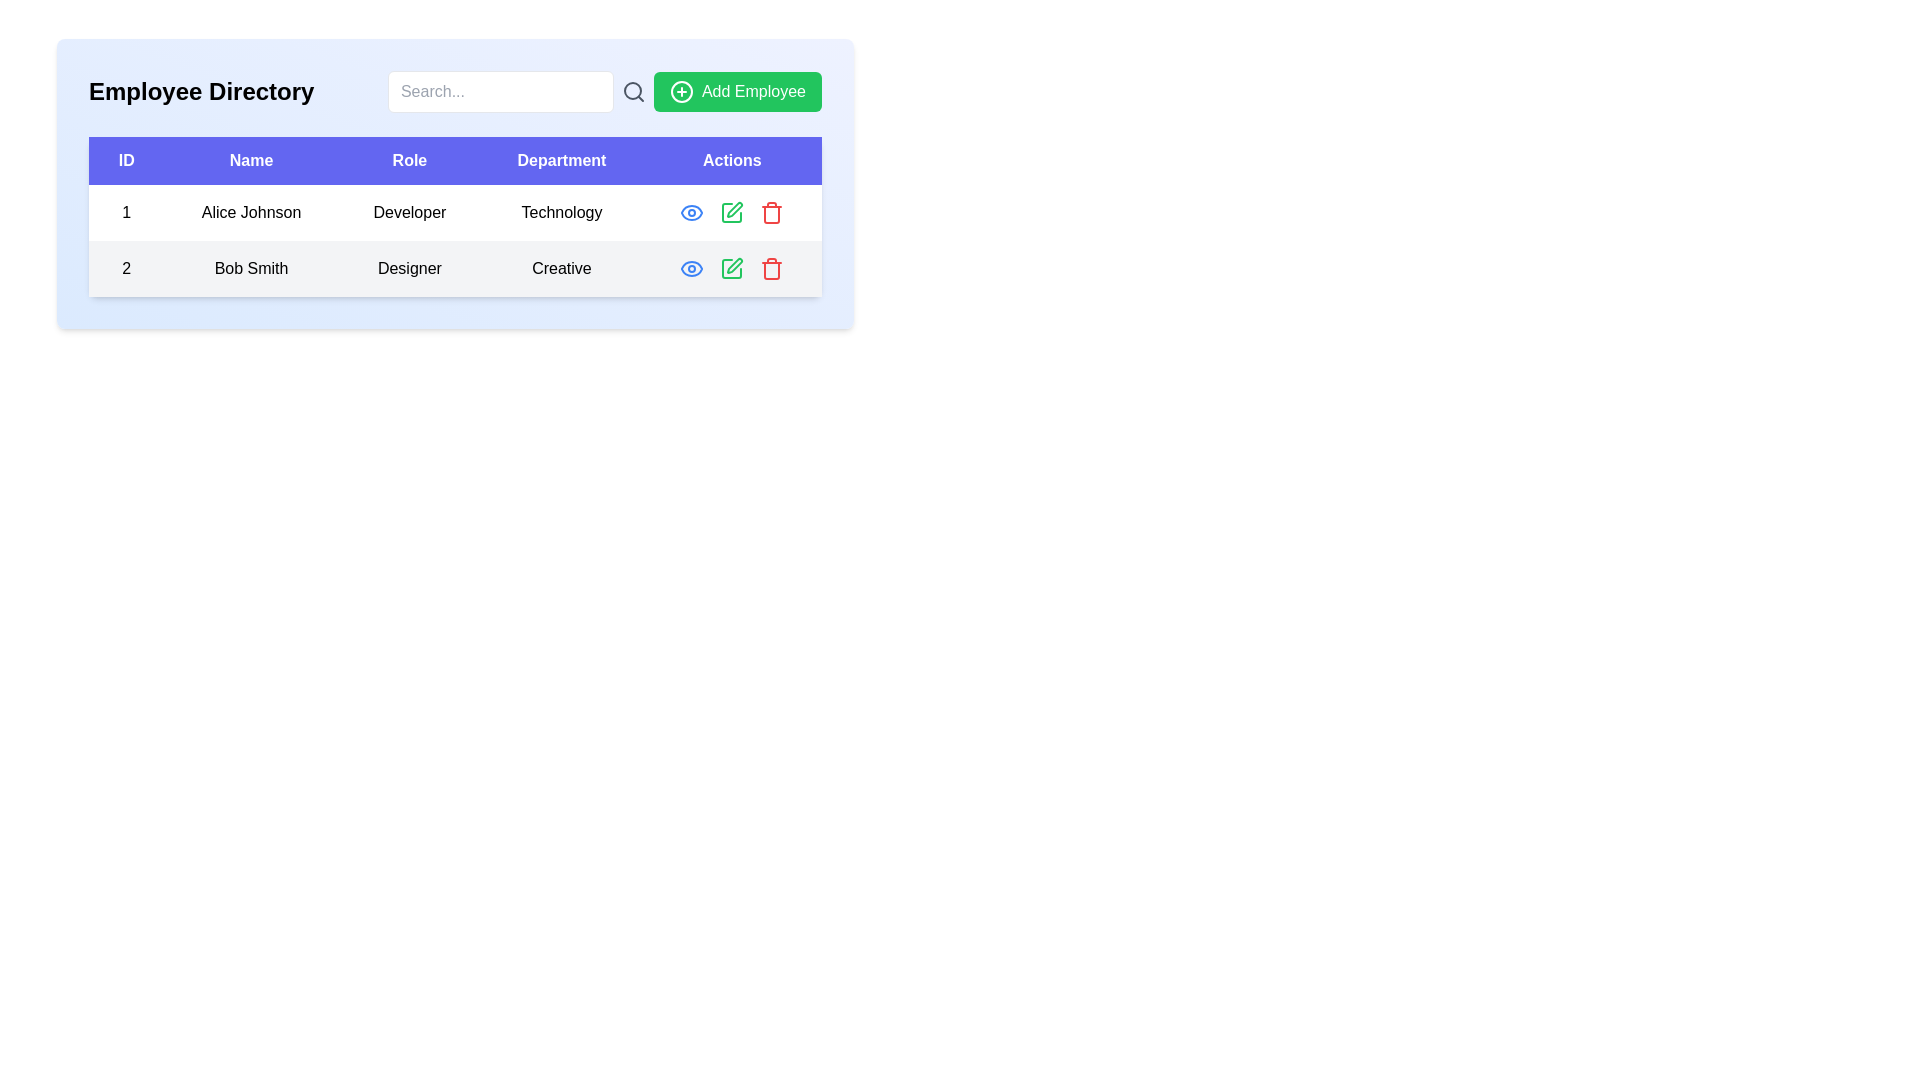 Image resolution: width=1920 pixels, height=1080 pixels. What do you see at coordinates (730, 212) in the screenshot?
I see `the green editing tool icon located in the 'Actions' column of the second row of the table to initiate the edit action` at bounding box center [730, 212].